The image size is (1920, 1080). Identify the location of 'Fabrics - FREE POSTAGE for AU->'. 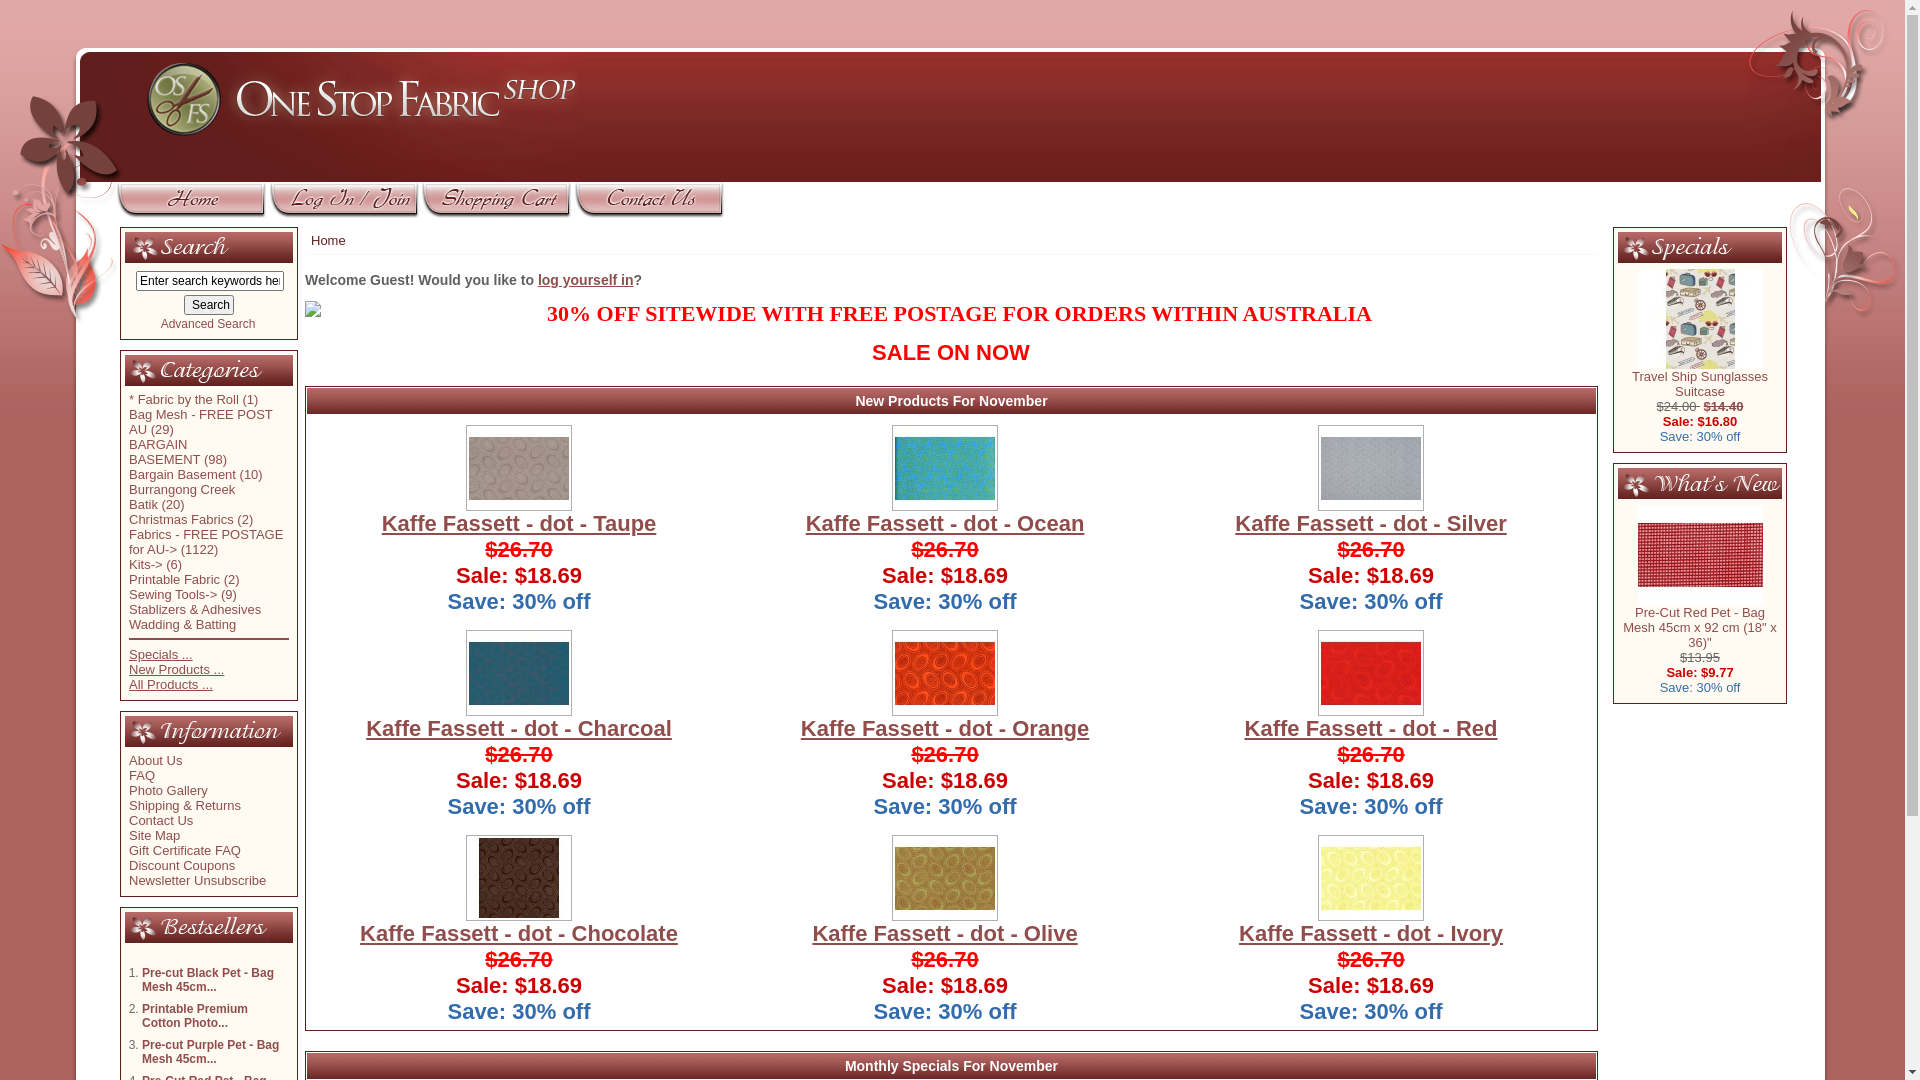
(206, 542).